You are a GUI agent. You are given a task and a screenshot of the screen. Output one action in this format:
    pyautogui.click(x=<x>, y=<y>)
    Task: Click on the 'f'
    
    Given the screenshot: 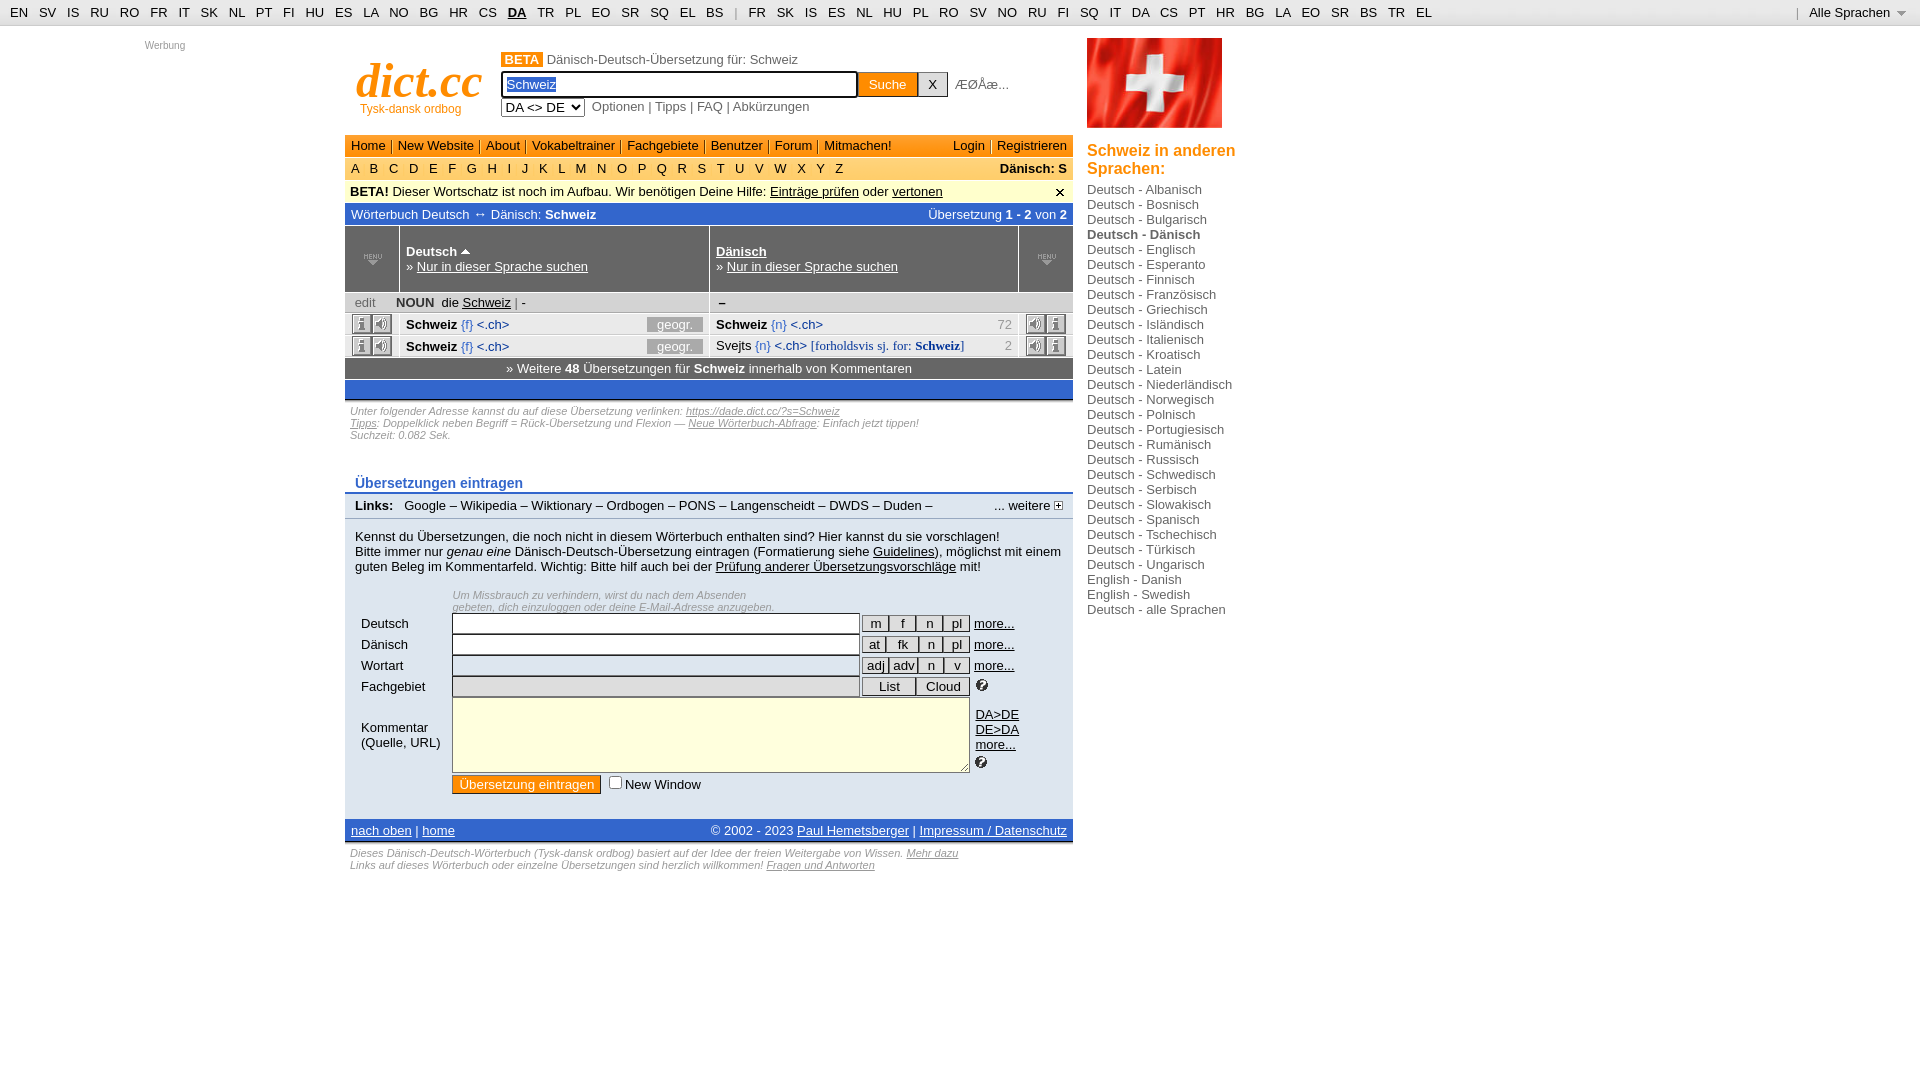 What is the action you would take?
    pyautogui.click(x=901, y=622)
    